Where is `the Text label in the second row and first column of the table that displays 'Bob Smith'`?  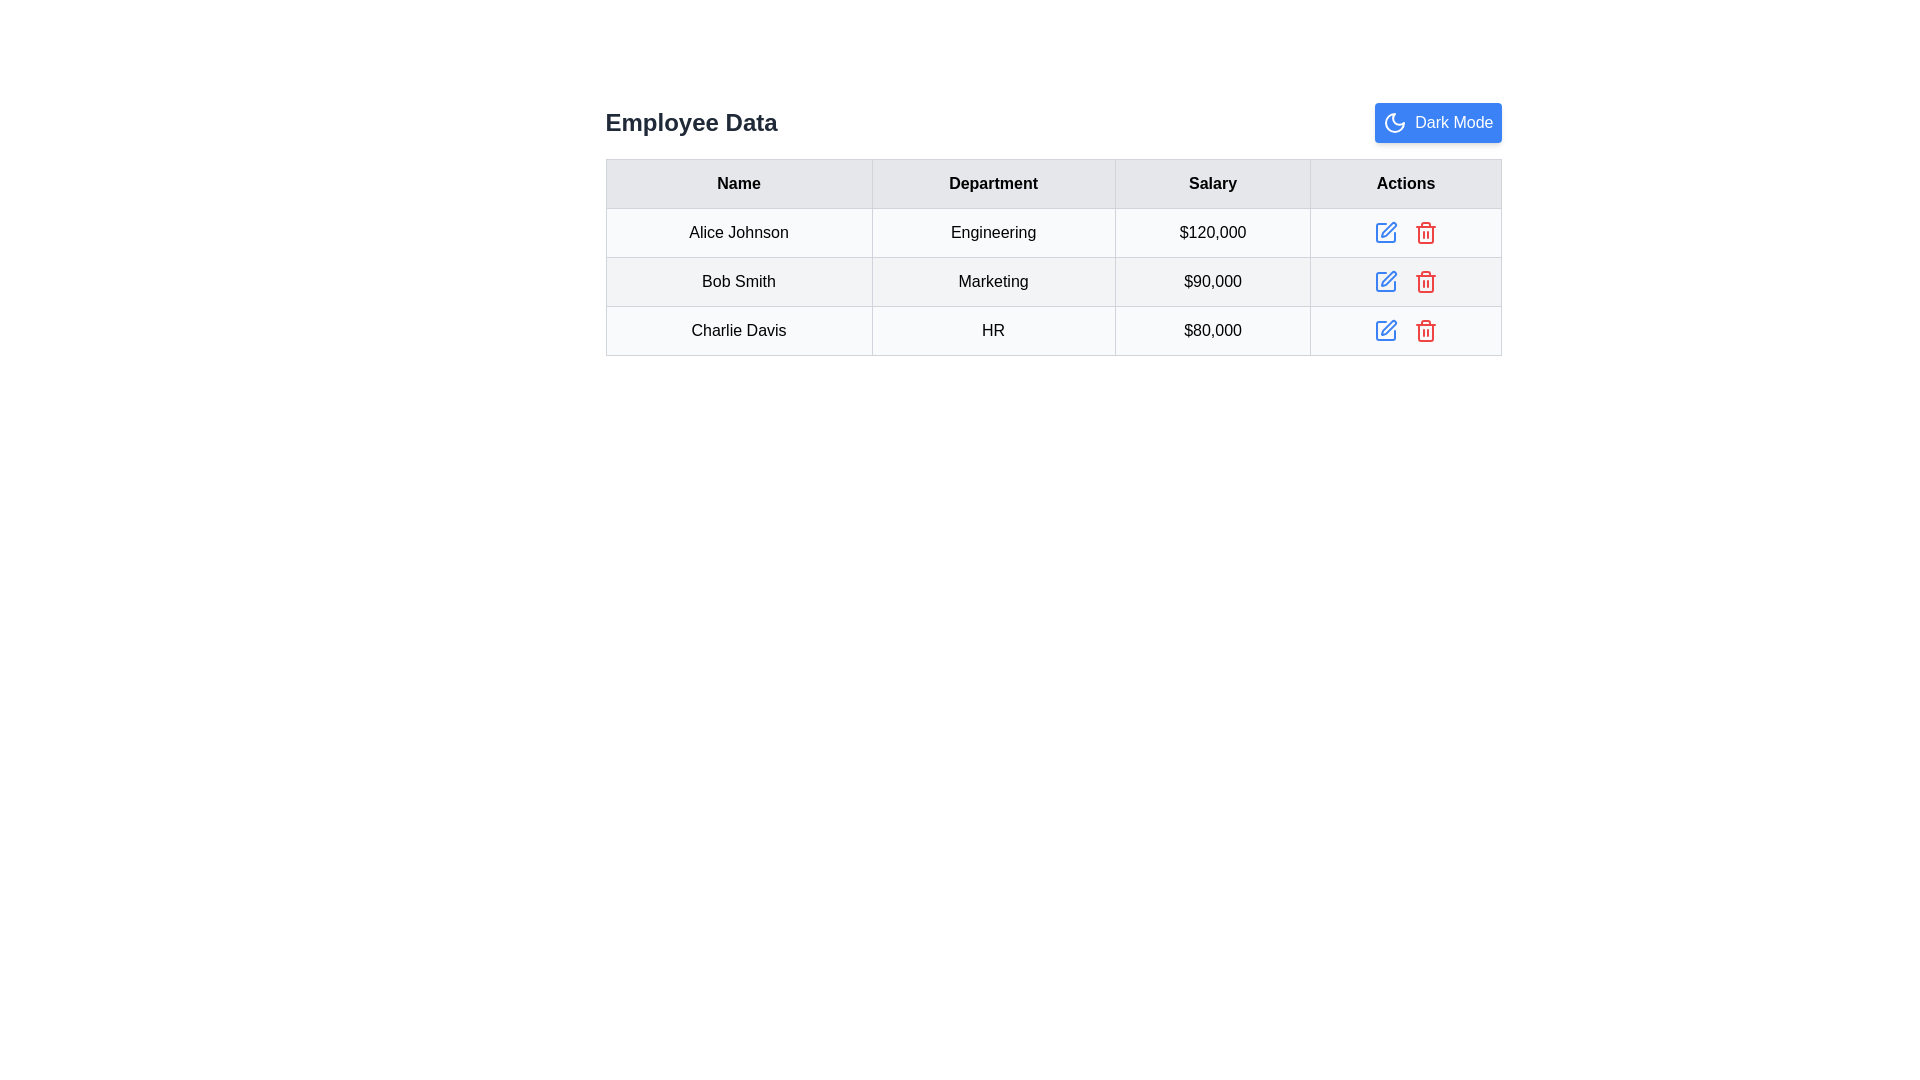
the Text label in the second row and first column of the table that displays 'Bob Smith' is located at coordinates (738, 281).